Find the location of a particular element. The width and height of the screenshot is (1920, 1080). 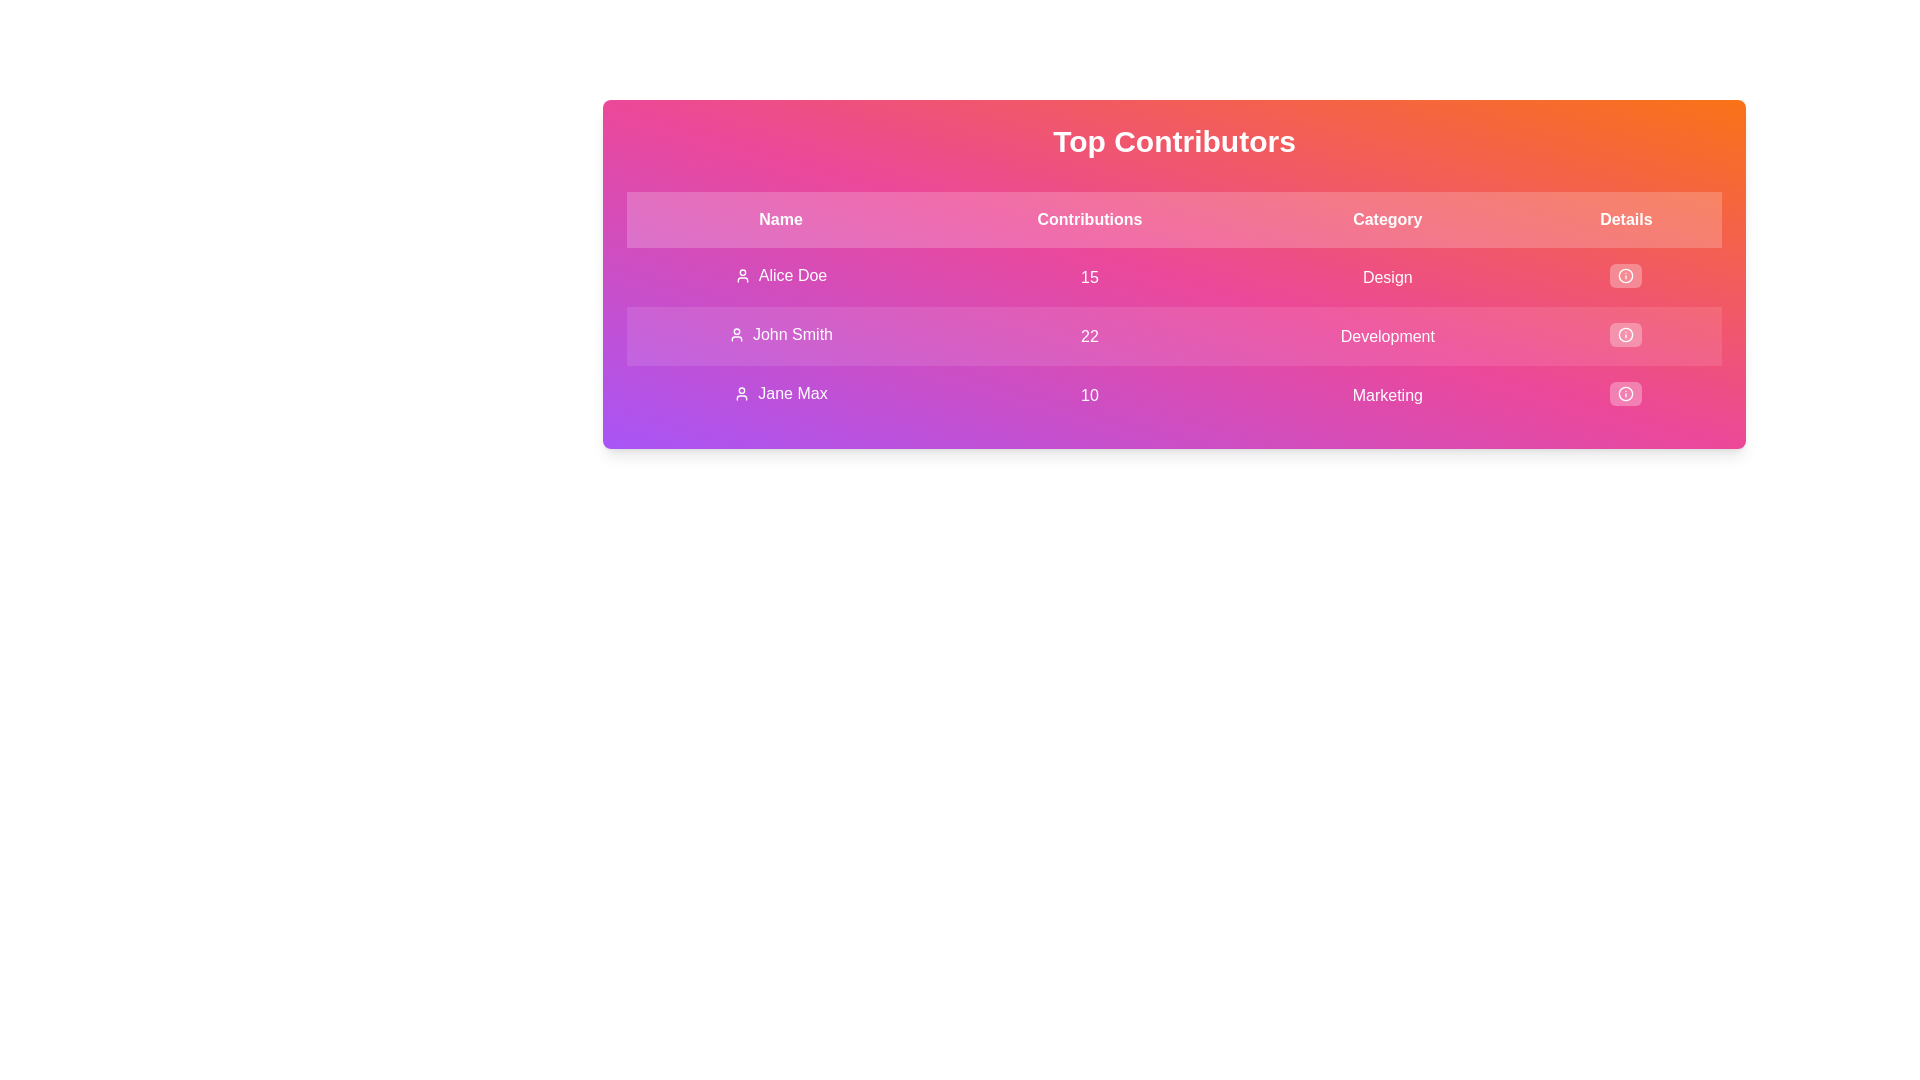

the button in the 'Details' column of the third row, associated with 'Jane Max' is located at coordinates (1626, 393).